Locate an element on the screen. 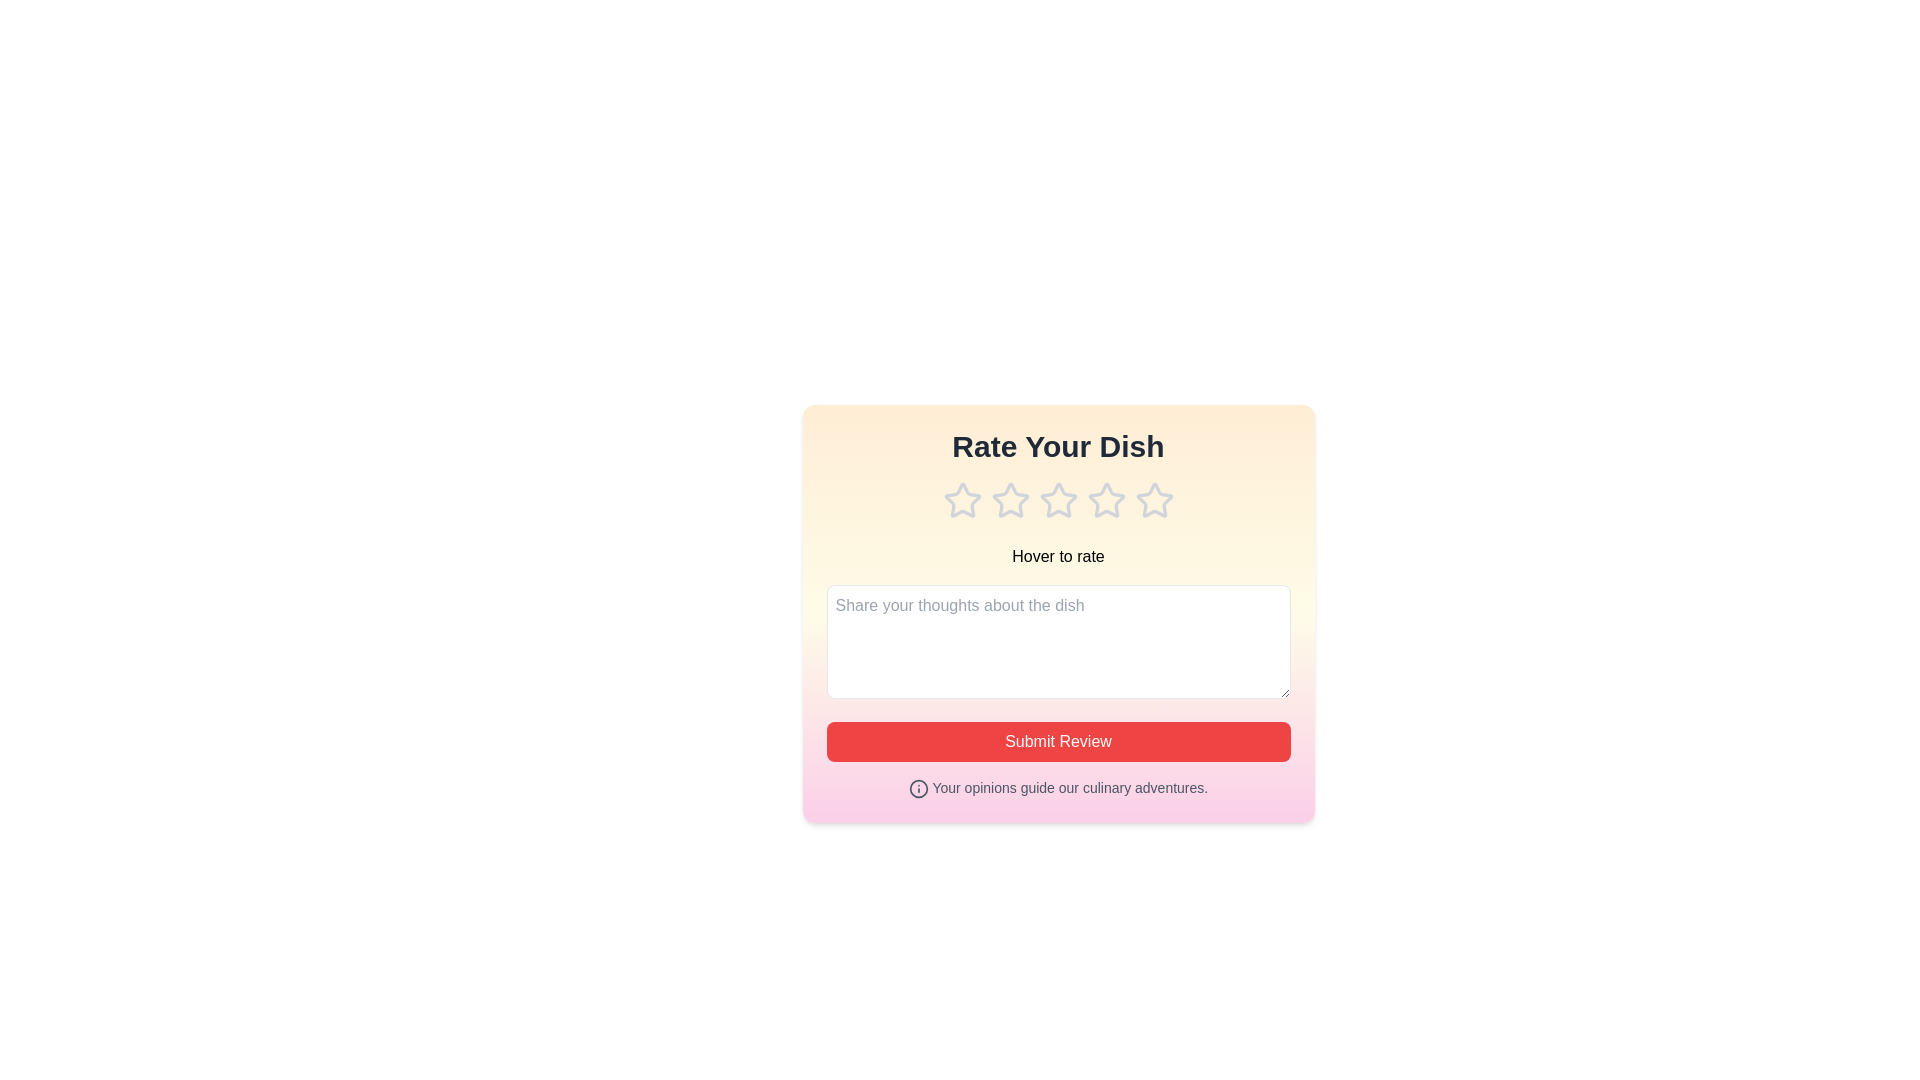 Image resolution: width=1920 pixels, height=1080 pixels. the star corresponding to 2 to preview the rating is located at coordinates (1010, 500).